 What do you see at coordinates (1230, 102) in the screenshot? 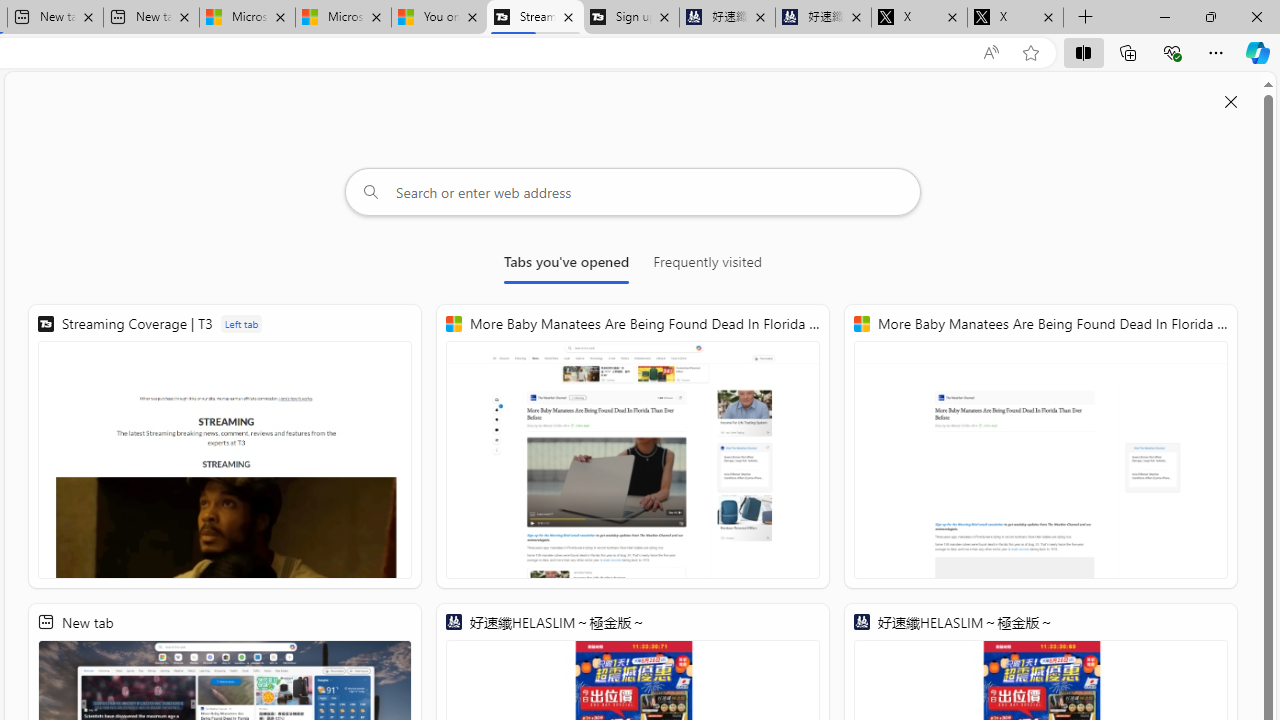
I see `'Close split screen'` at bounding box center [1230, 102].